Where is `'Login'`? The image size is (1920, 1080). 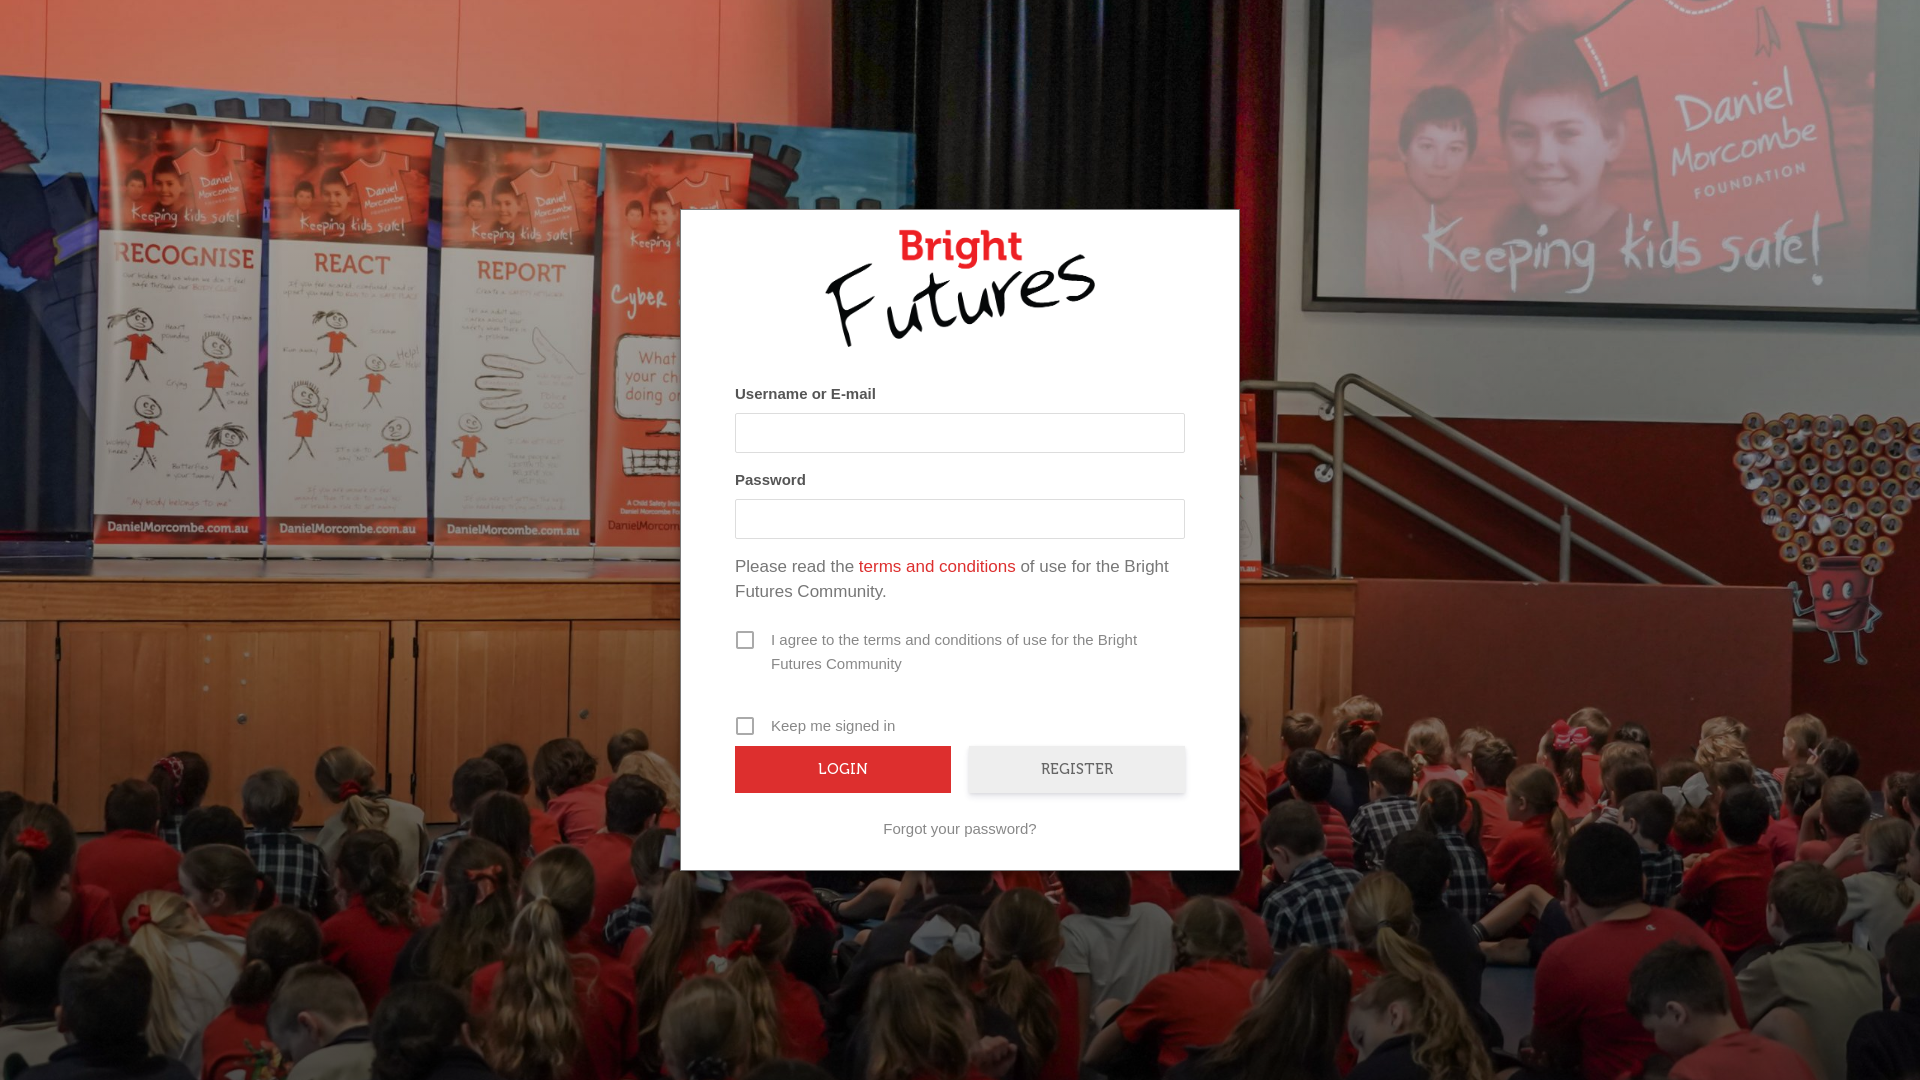
'Login' is located at coordinates (843, 768).